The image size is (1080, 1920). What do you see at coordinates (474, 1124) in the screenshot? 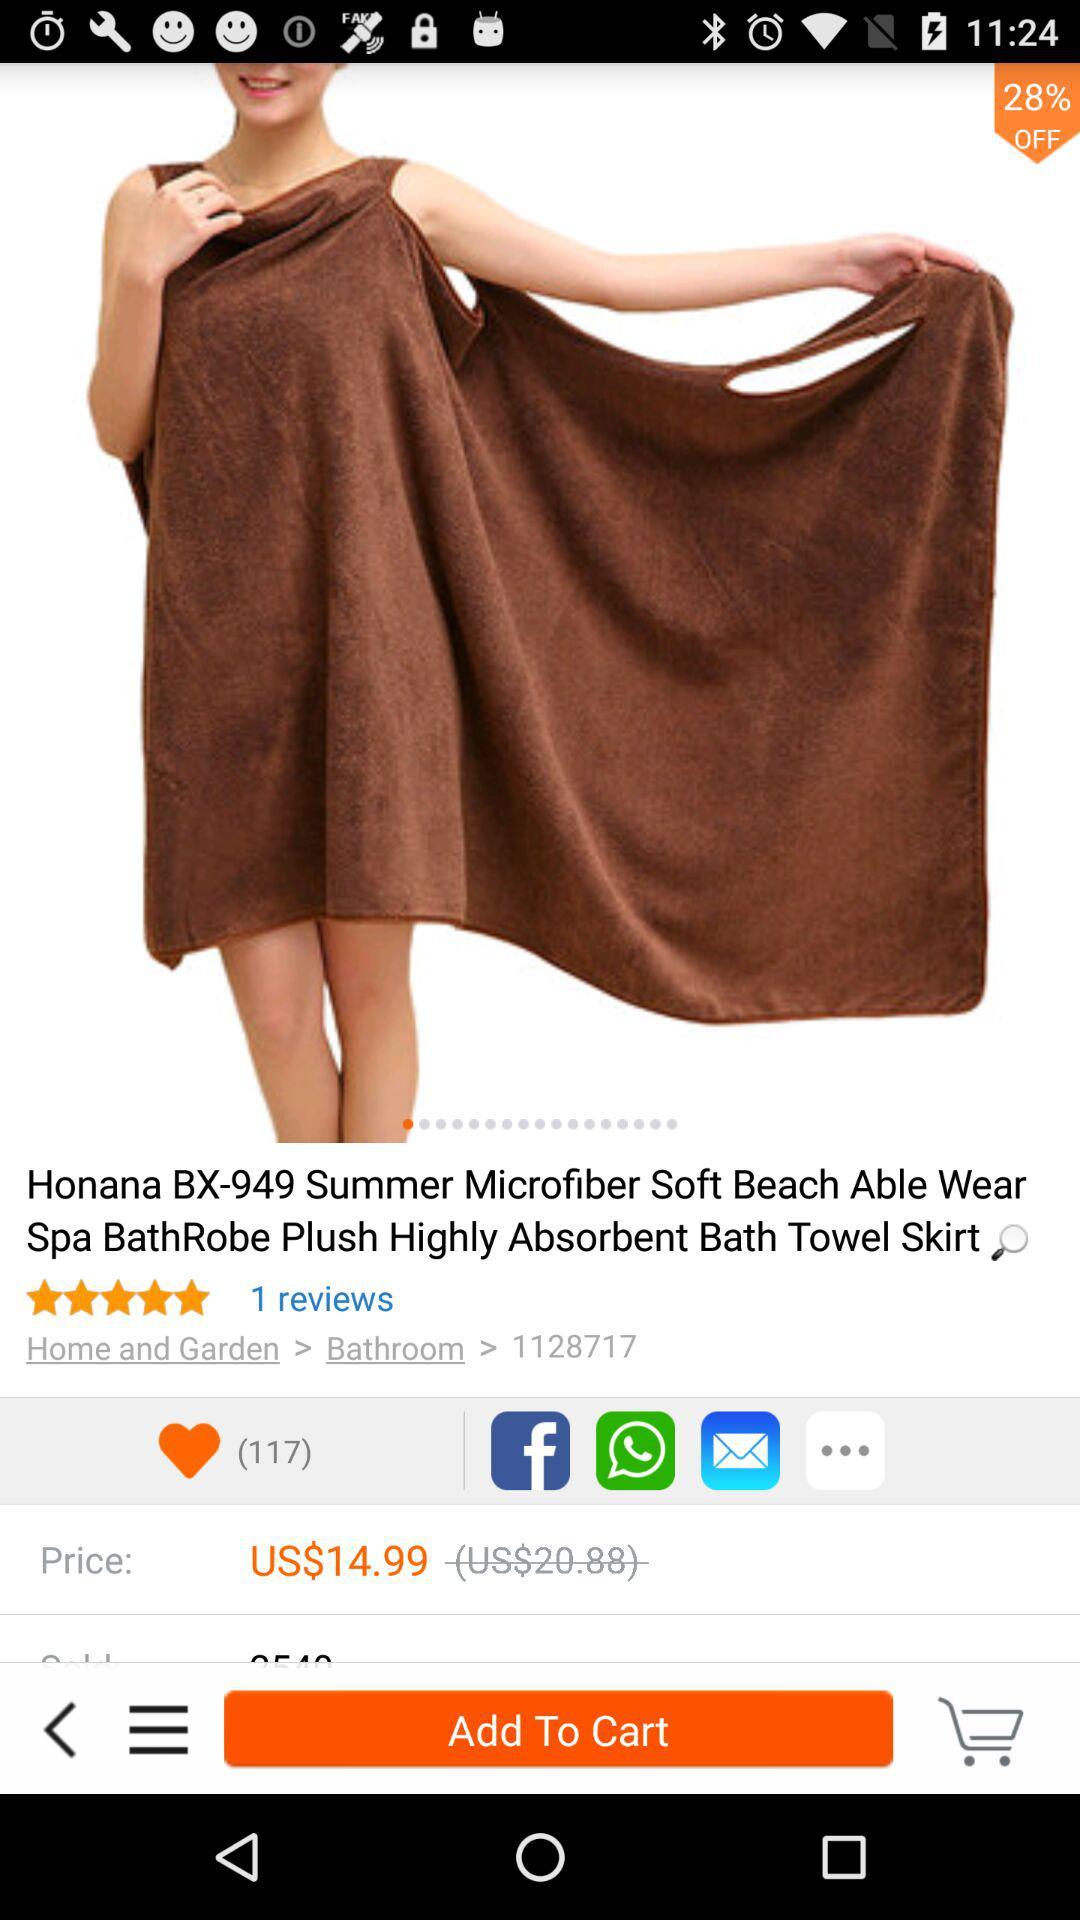
I see `image link` at bounding box center [474, 1124].